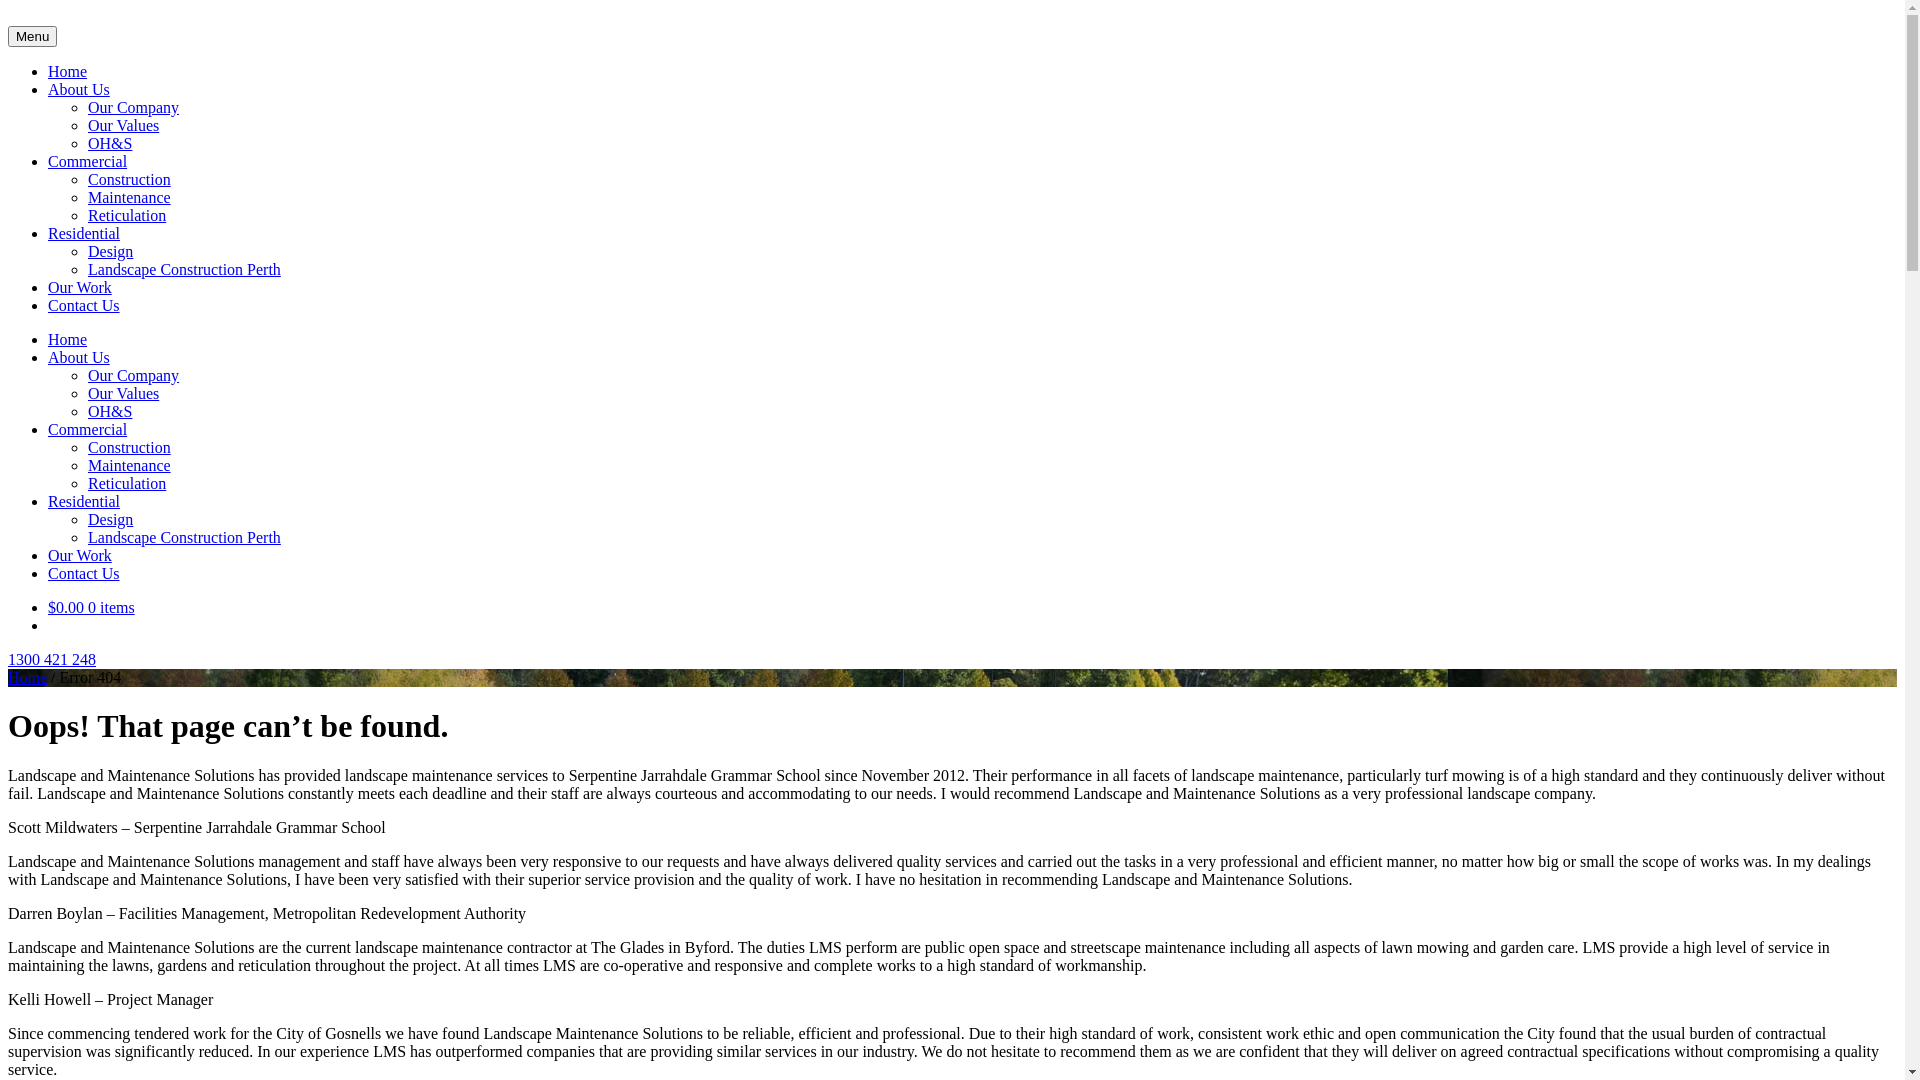  What do you see at coordinates (90, 606) in the screenshot?
I see `'$0.00 0 items'` at bounding box center [90, 606].